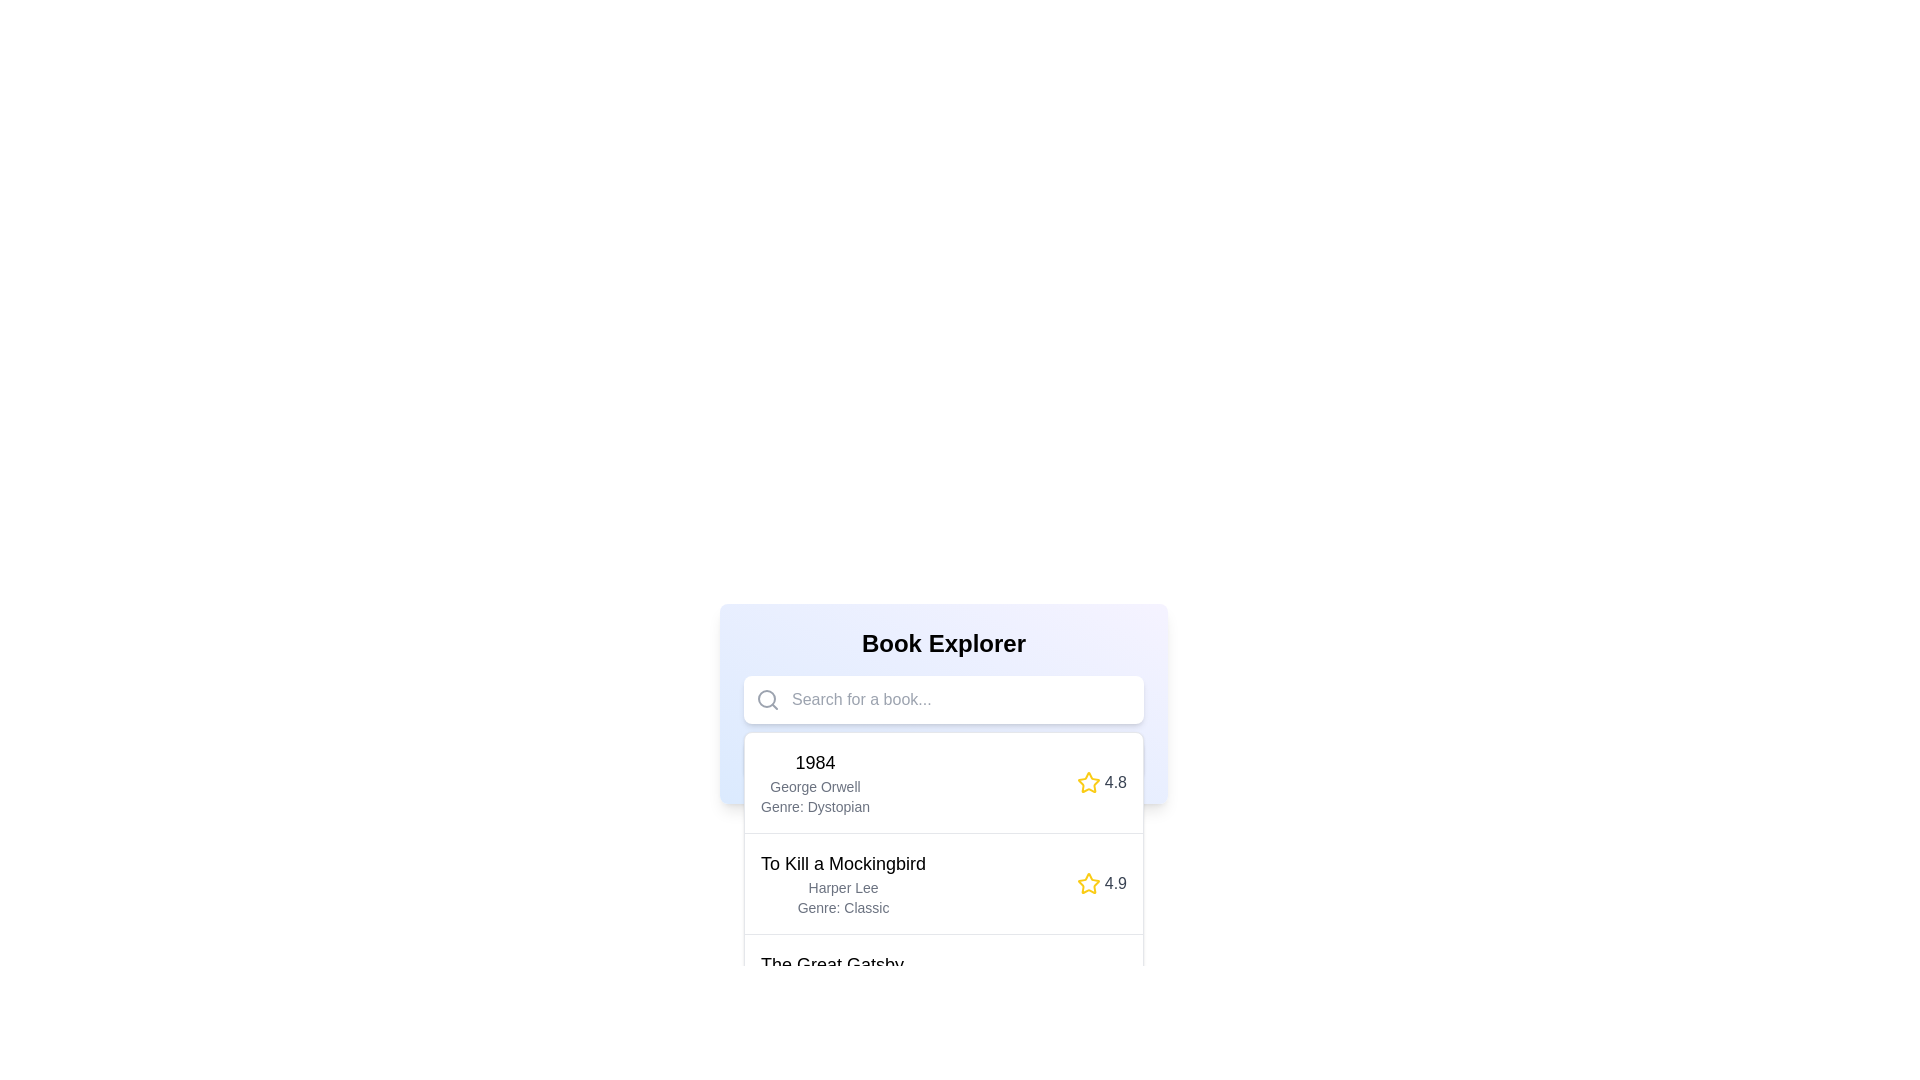 This screenshot has width=1920, height=1080. What do you see at coordinates (815, 782) in the screenshot?
I see `the Text element that provides information about a book, including its title, author, and genre, located in the first item of a vertical list in the main content area` at bounding box center [815, 782].